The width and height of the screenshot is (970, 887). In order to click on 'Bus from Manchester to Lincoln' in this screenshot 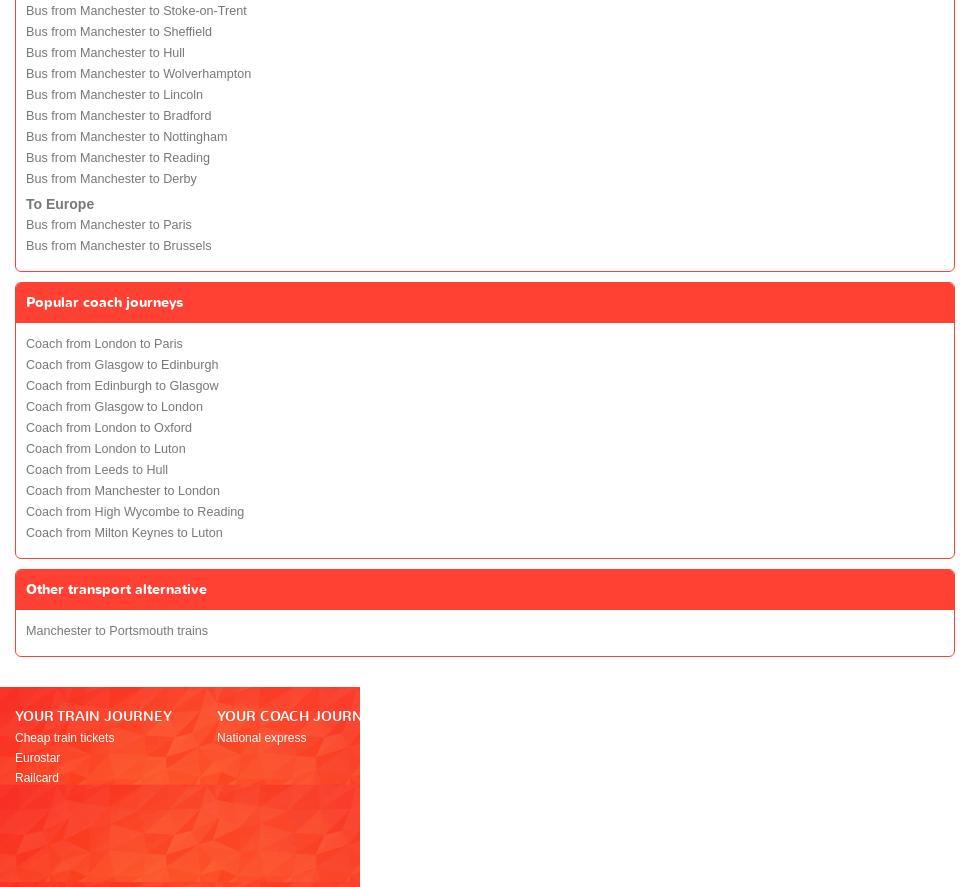, I will do `click(114, 93)`.